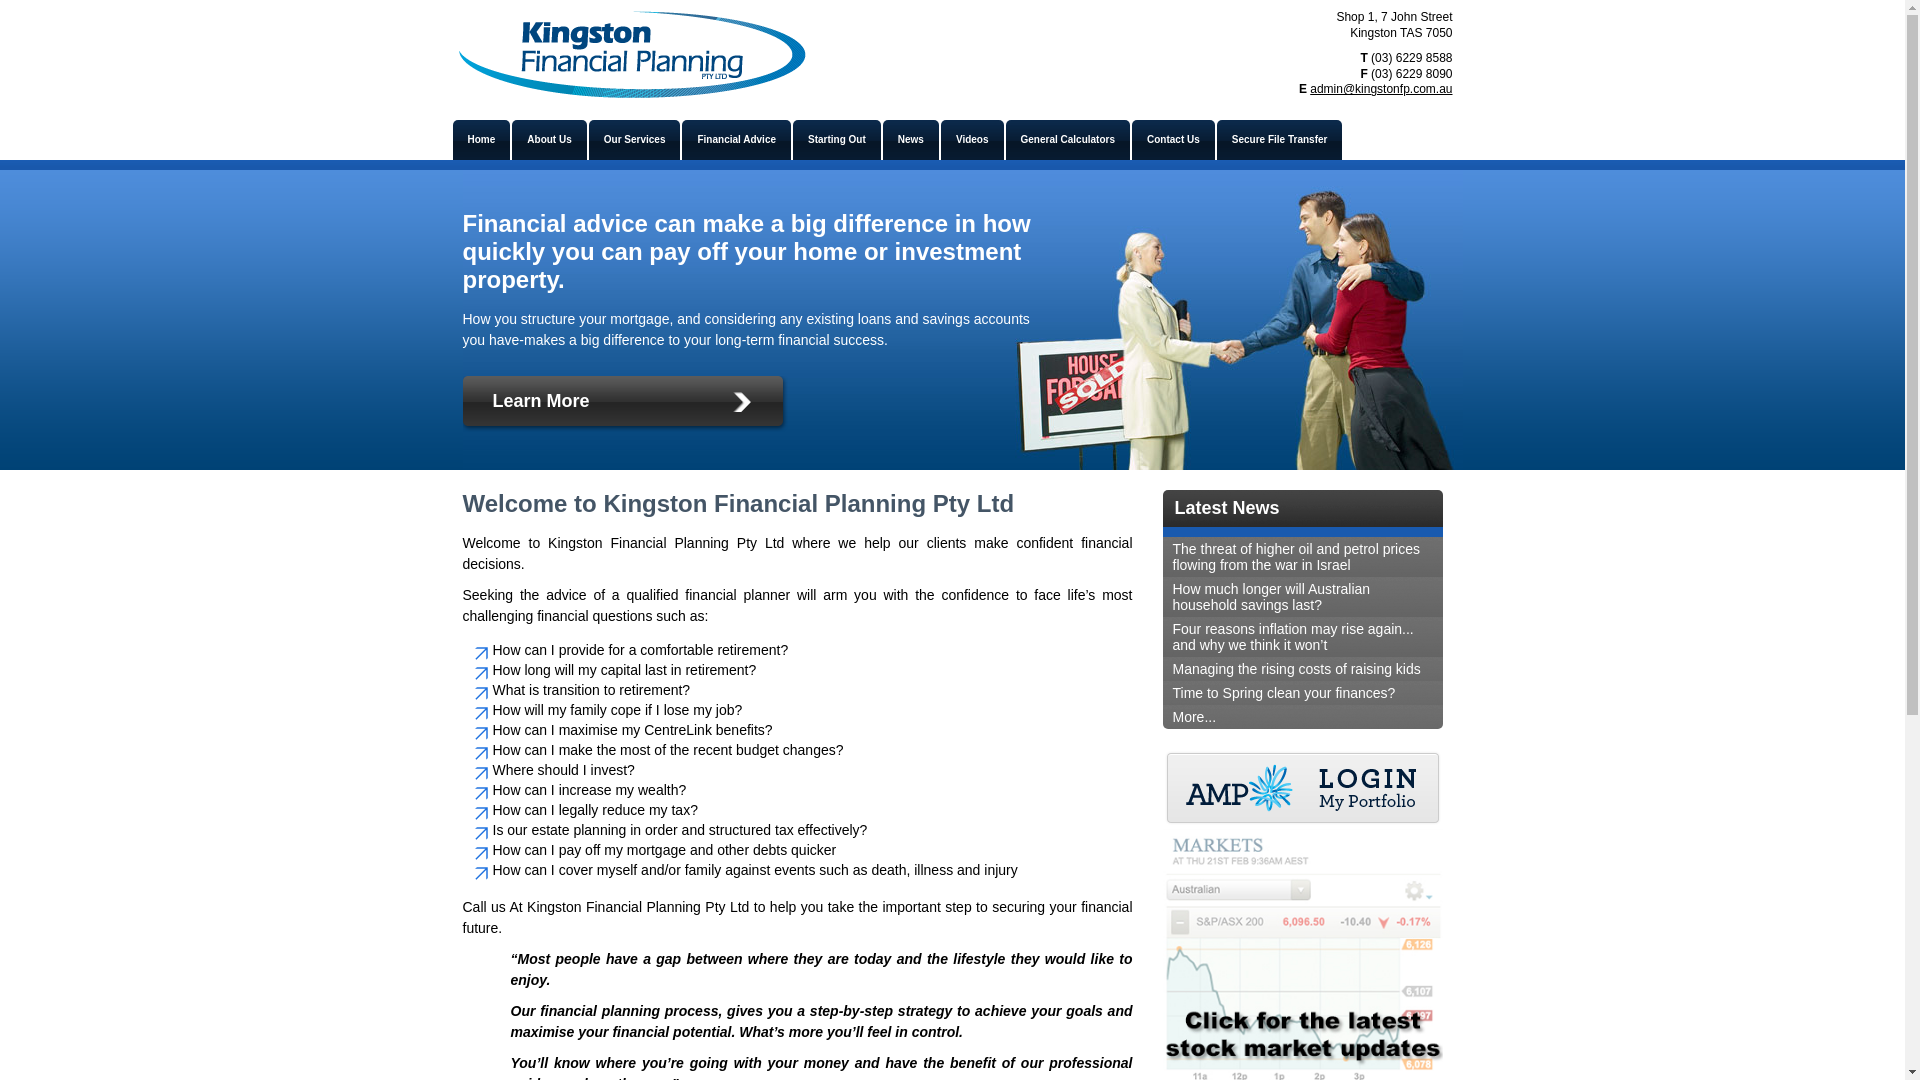 The width and height of the screenshot is (1920, 1080). What do you see at coordinates (1380, 87) in the screenshot?
I see `'admin@kingstonfp.com.au'` at bounding box center [1380, 87].